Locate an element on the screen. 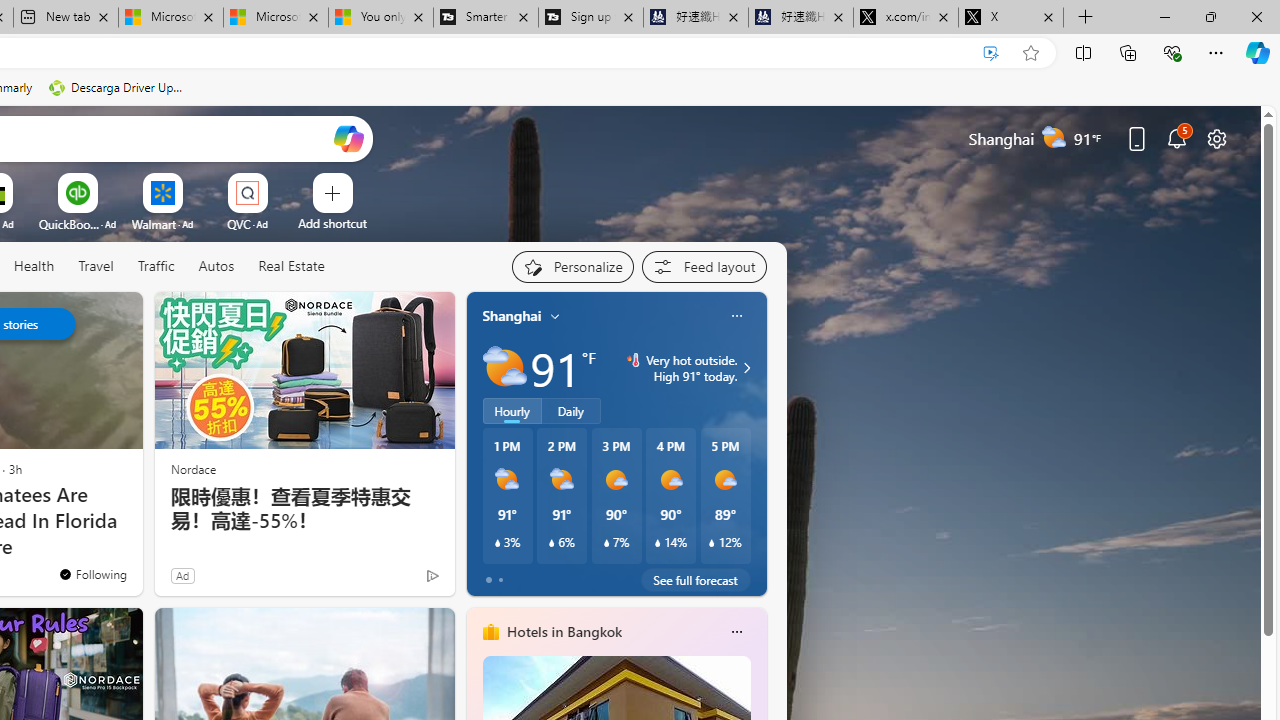 This screenshot has height=720, width=1280. 'Enhance video' is located at coordinates (991, 52).